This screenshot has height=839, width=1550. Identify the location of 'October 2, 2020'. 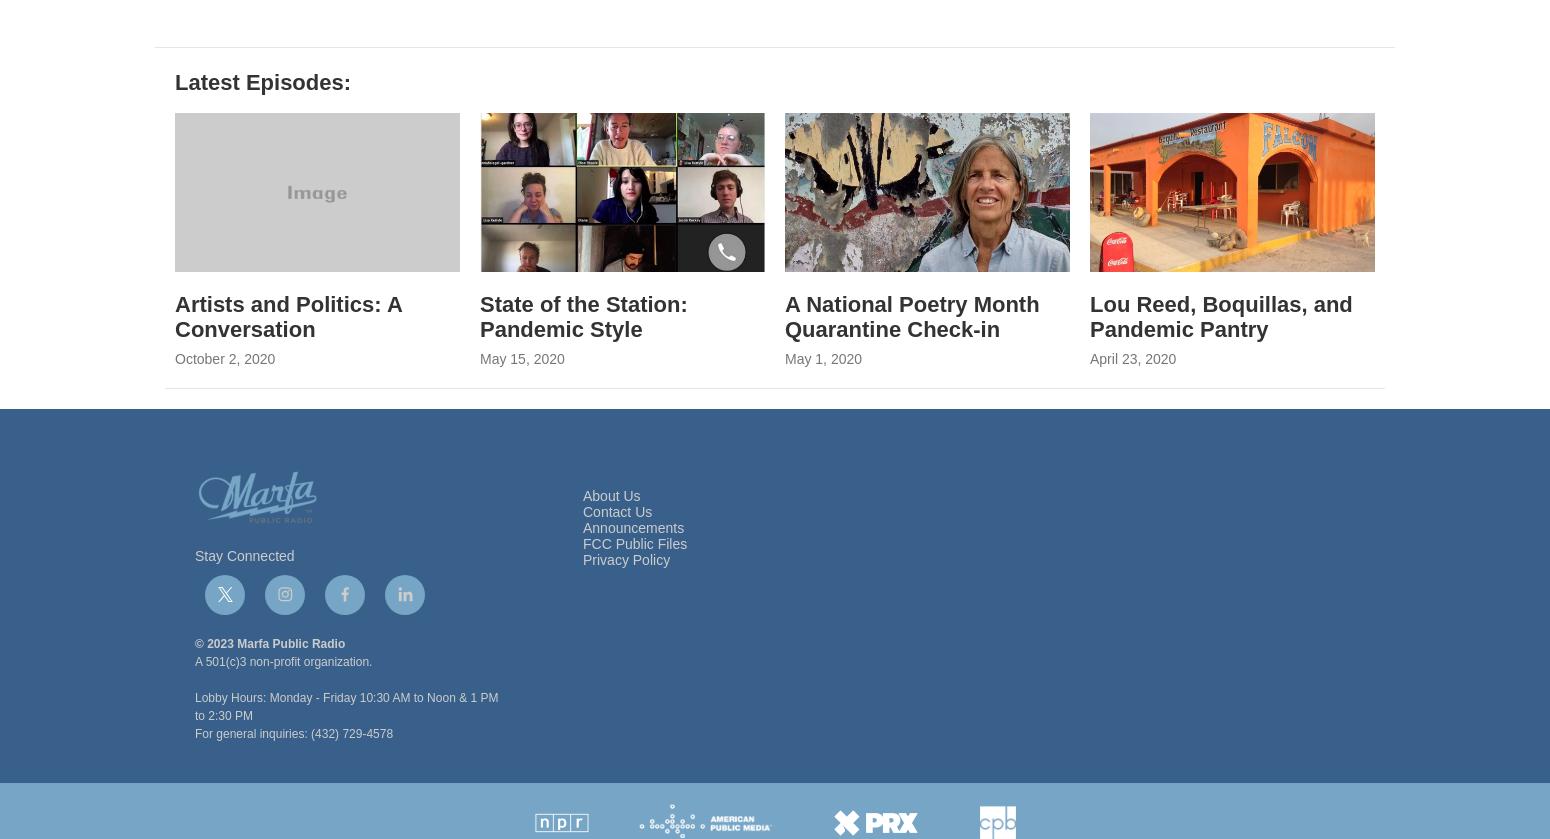
(224, 409).